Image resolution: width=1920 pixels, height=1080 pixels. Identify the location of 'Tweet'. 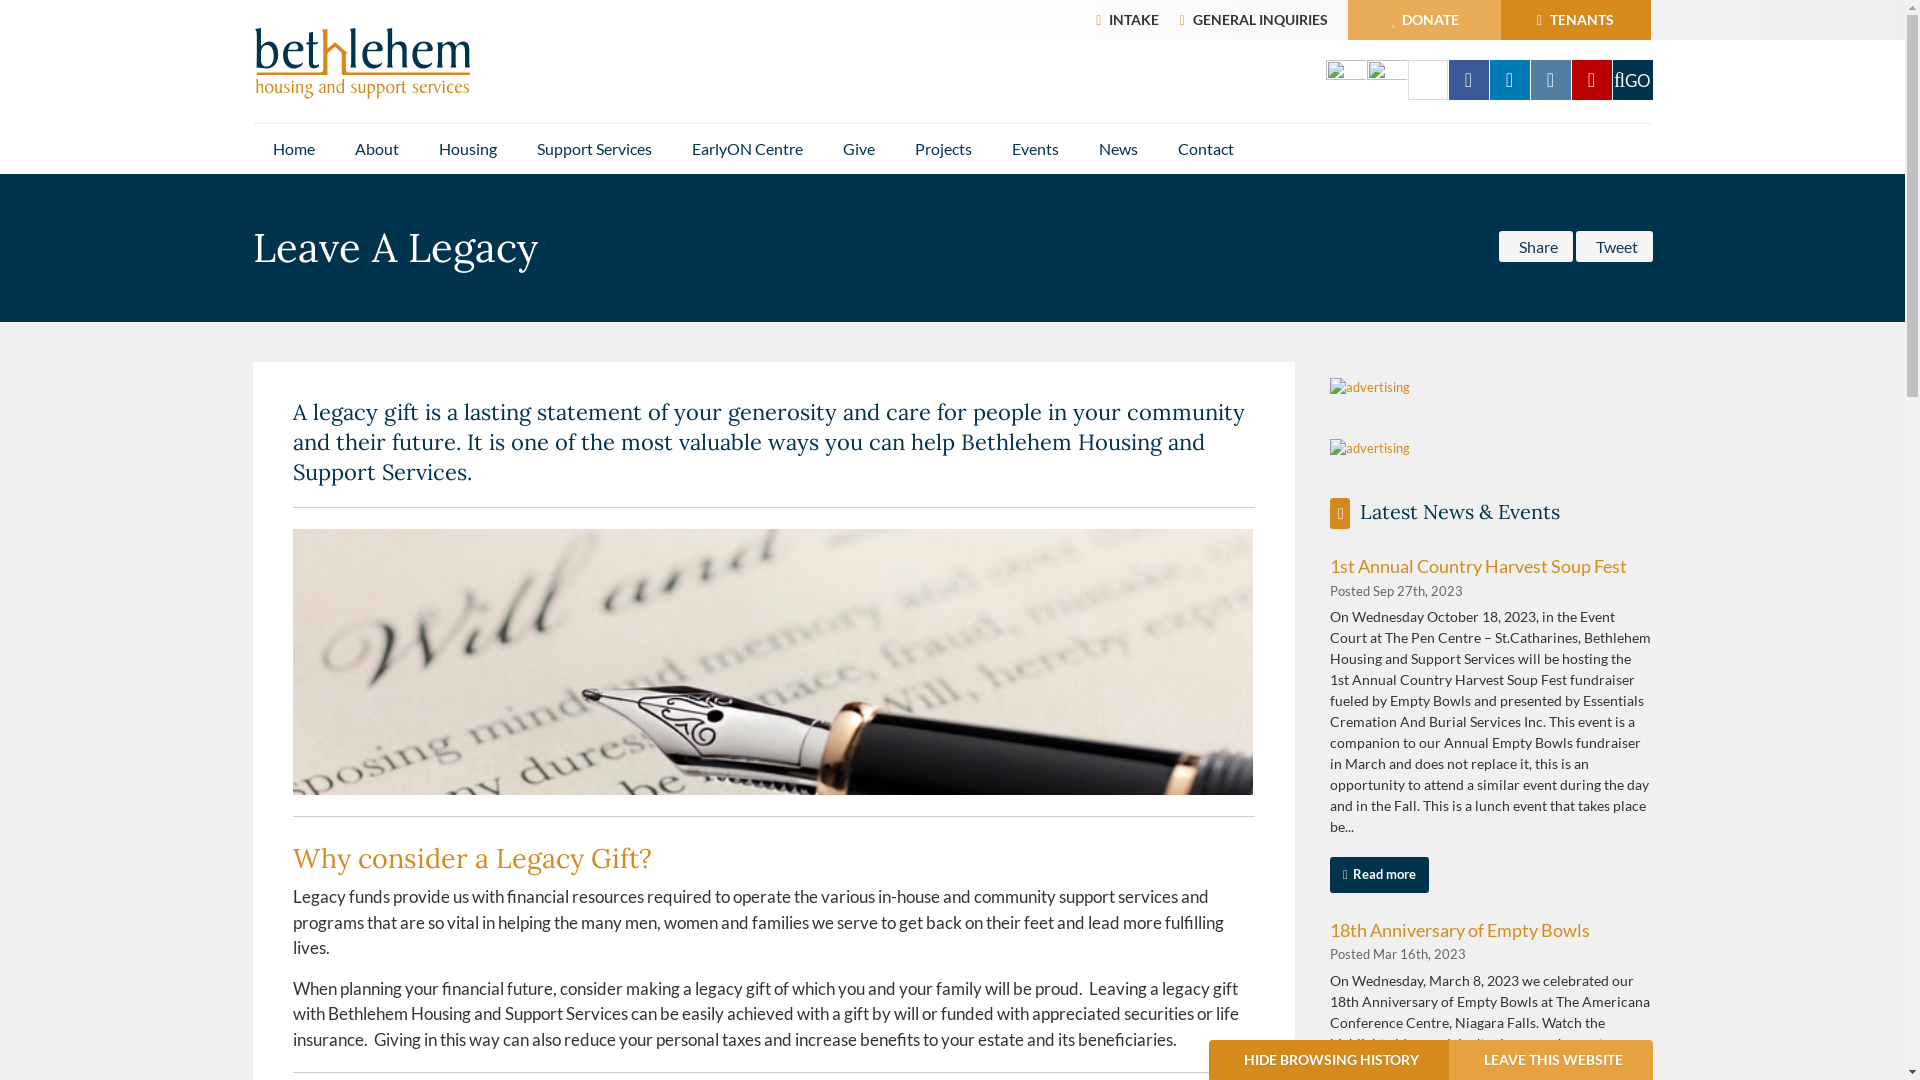
(1574, 245).